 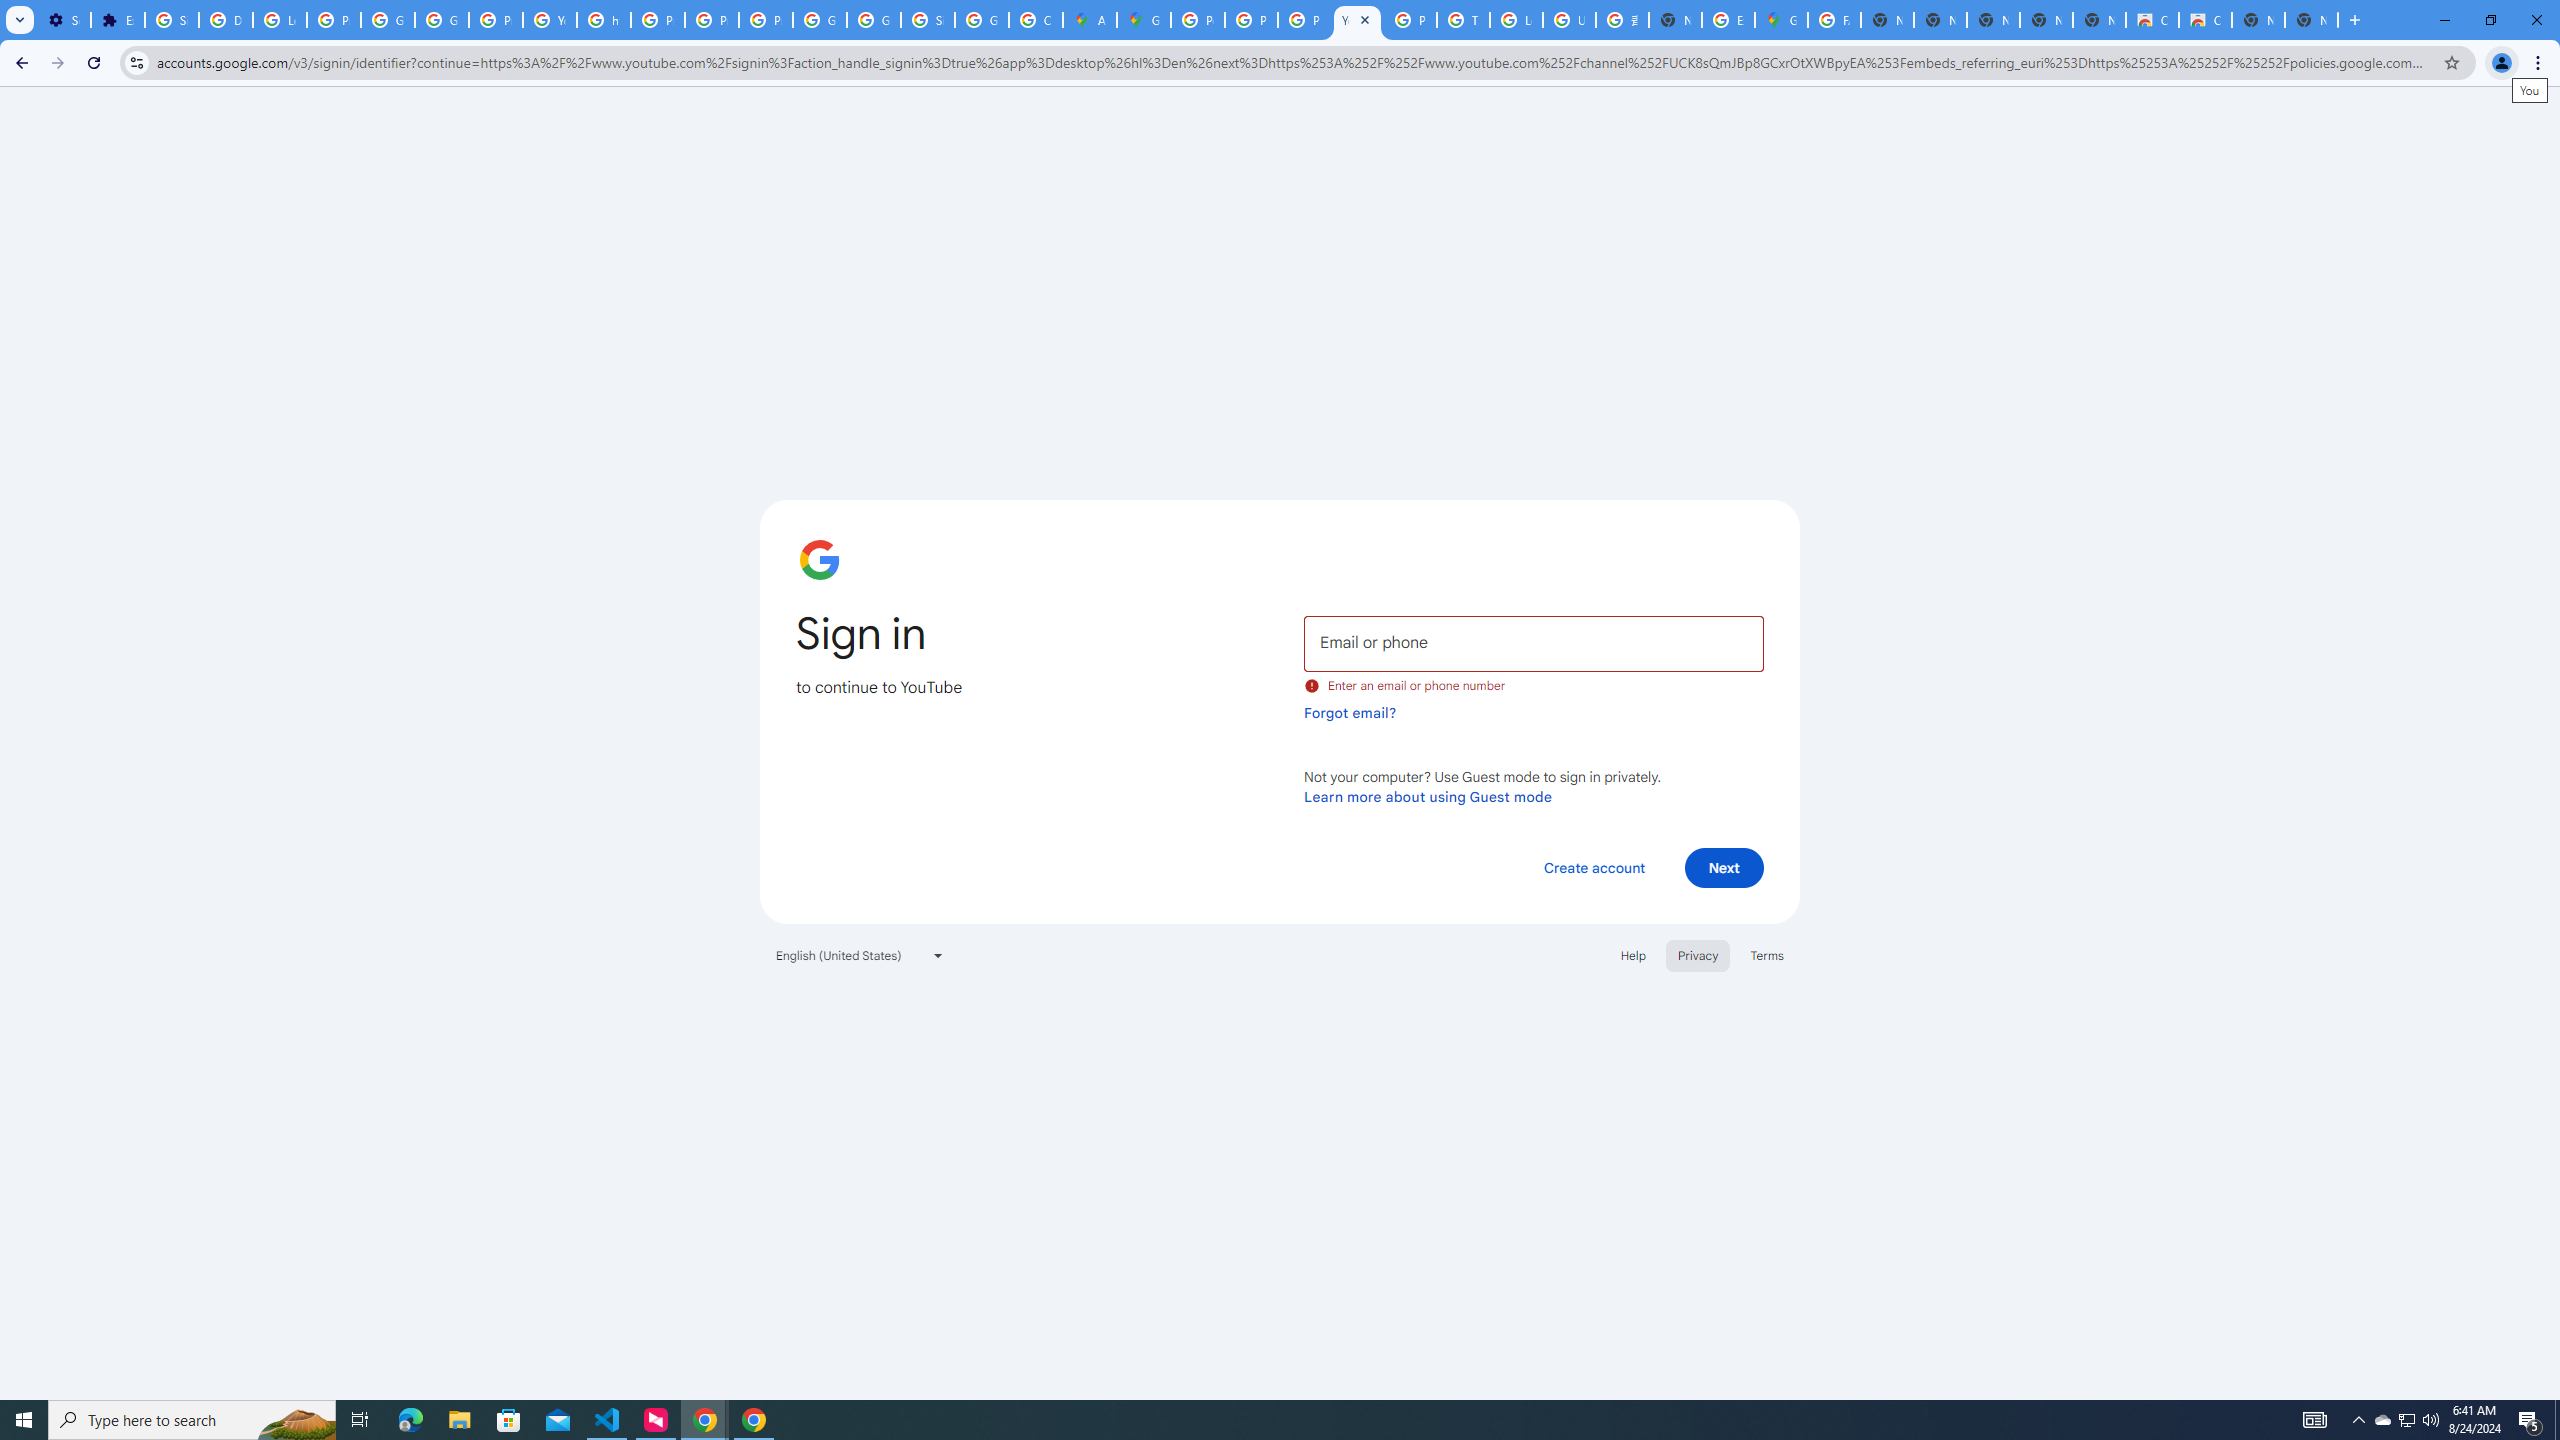 What do you see at coordinates (860, 954) in the screenshot?
I see `'English (United States)'` at bounding box center [860, 954].